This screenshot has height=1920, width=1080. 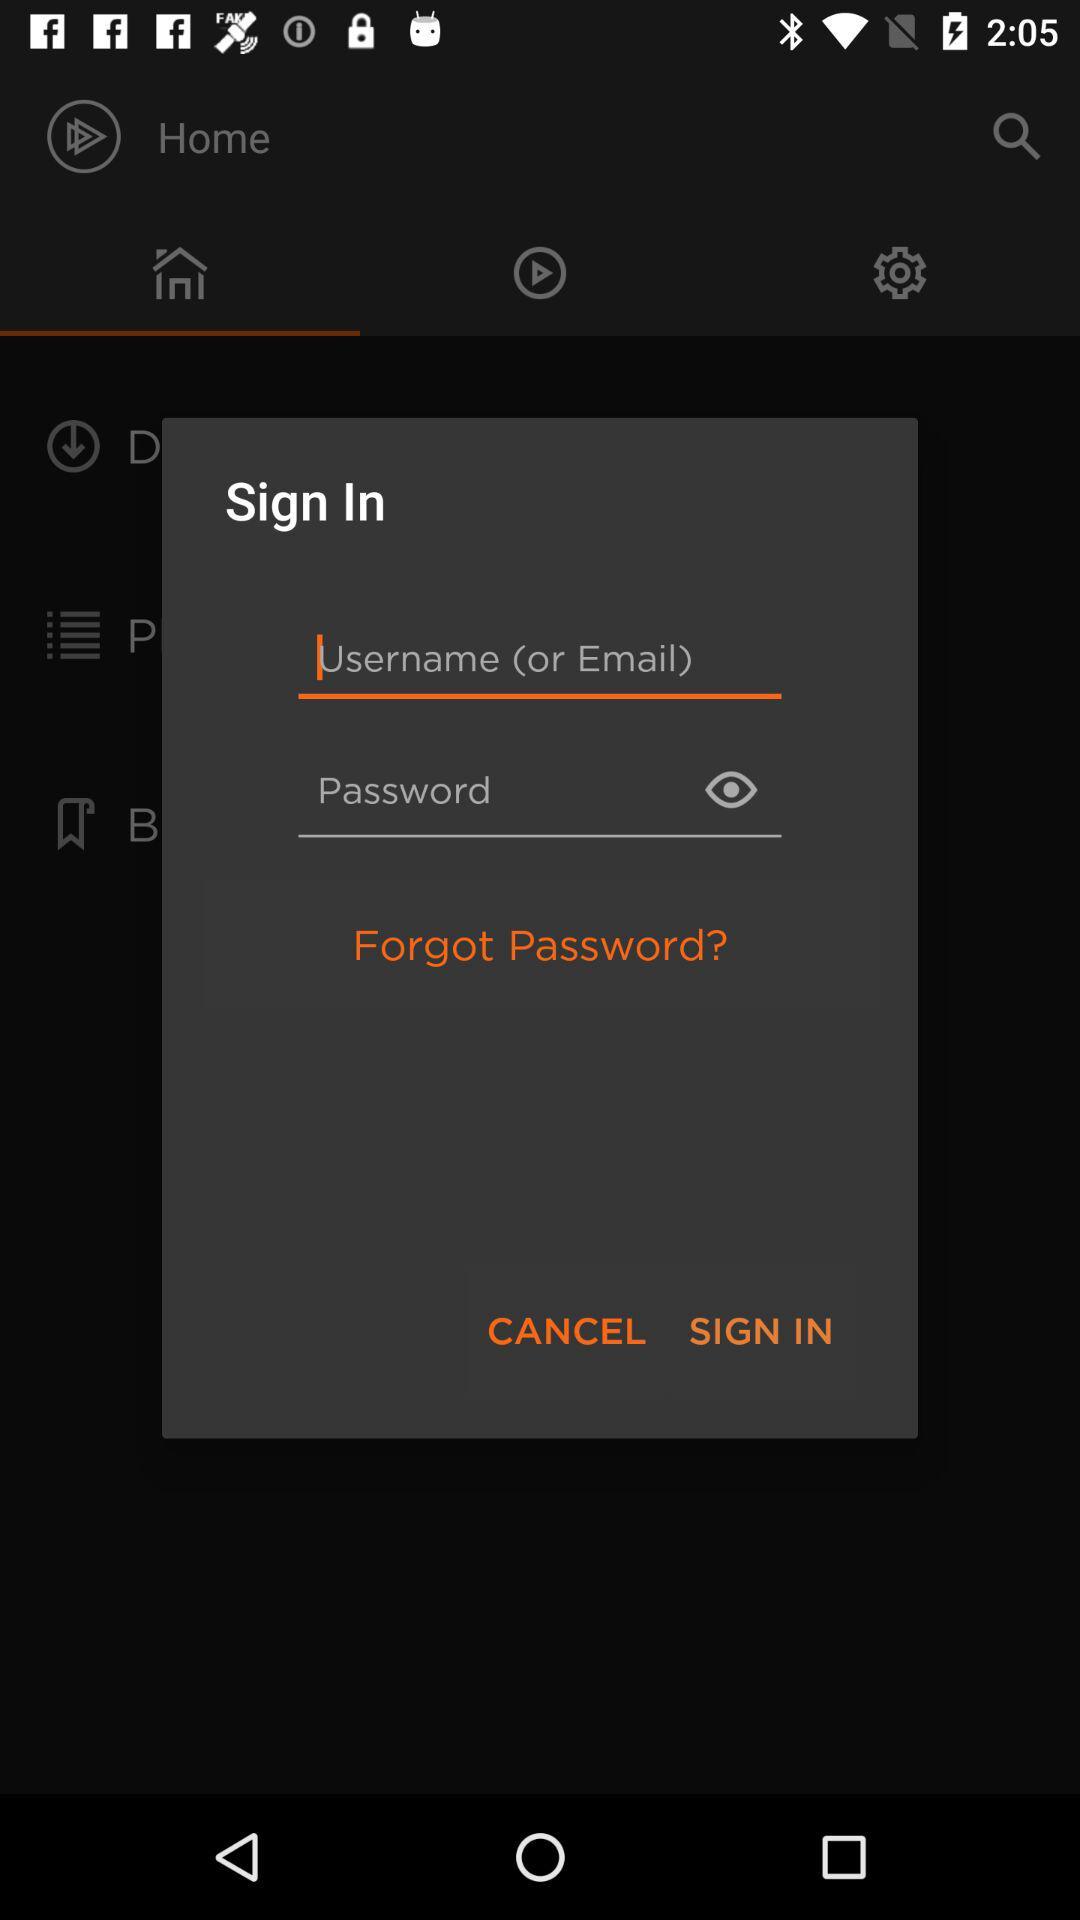 What do you see at coordinates (566, 1330) in the screenshot?
I see `item at the bottom` at bounding box center [566, 1330].